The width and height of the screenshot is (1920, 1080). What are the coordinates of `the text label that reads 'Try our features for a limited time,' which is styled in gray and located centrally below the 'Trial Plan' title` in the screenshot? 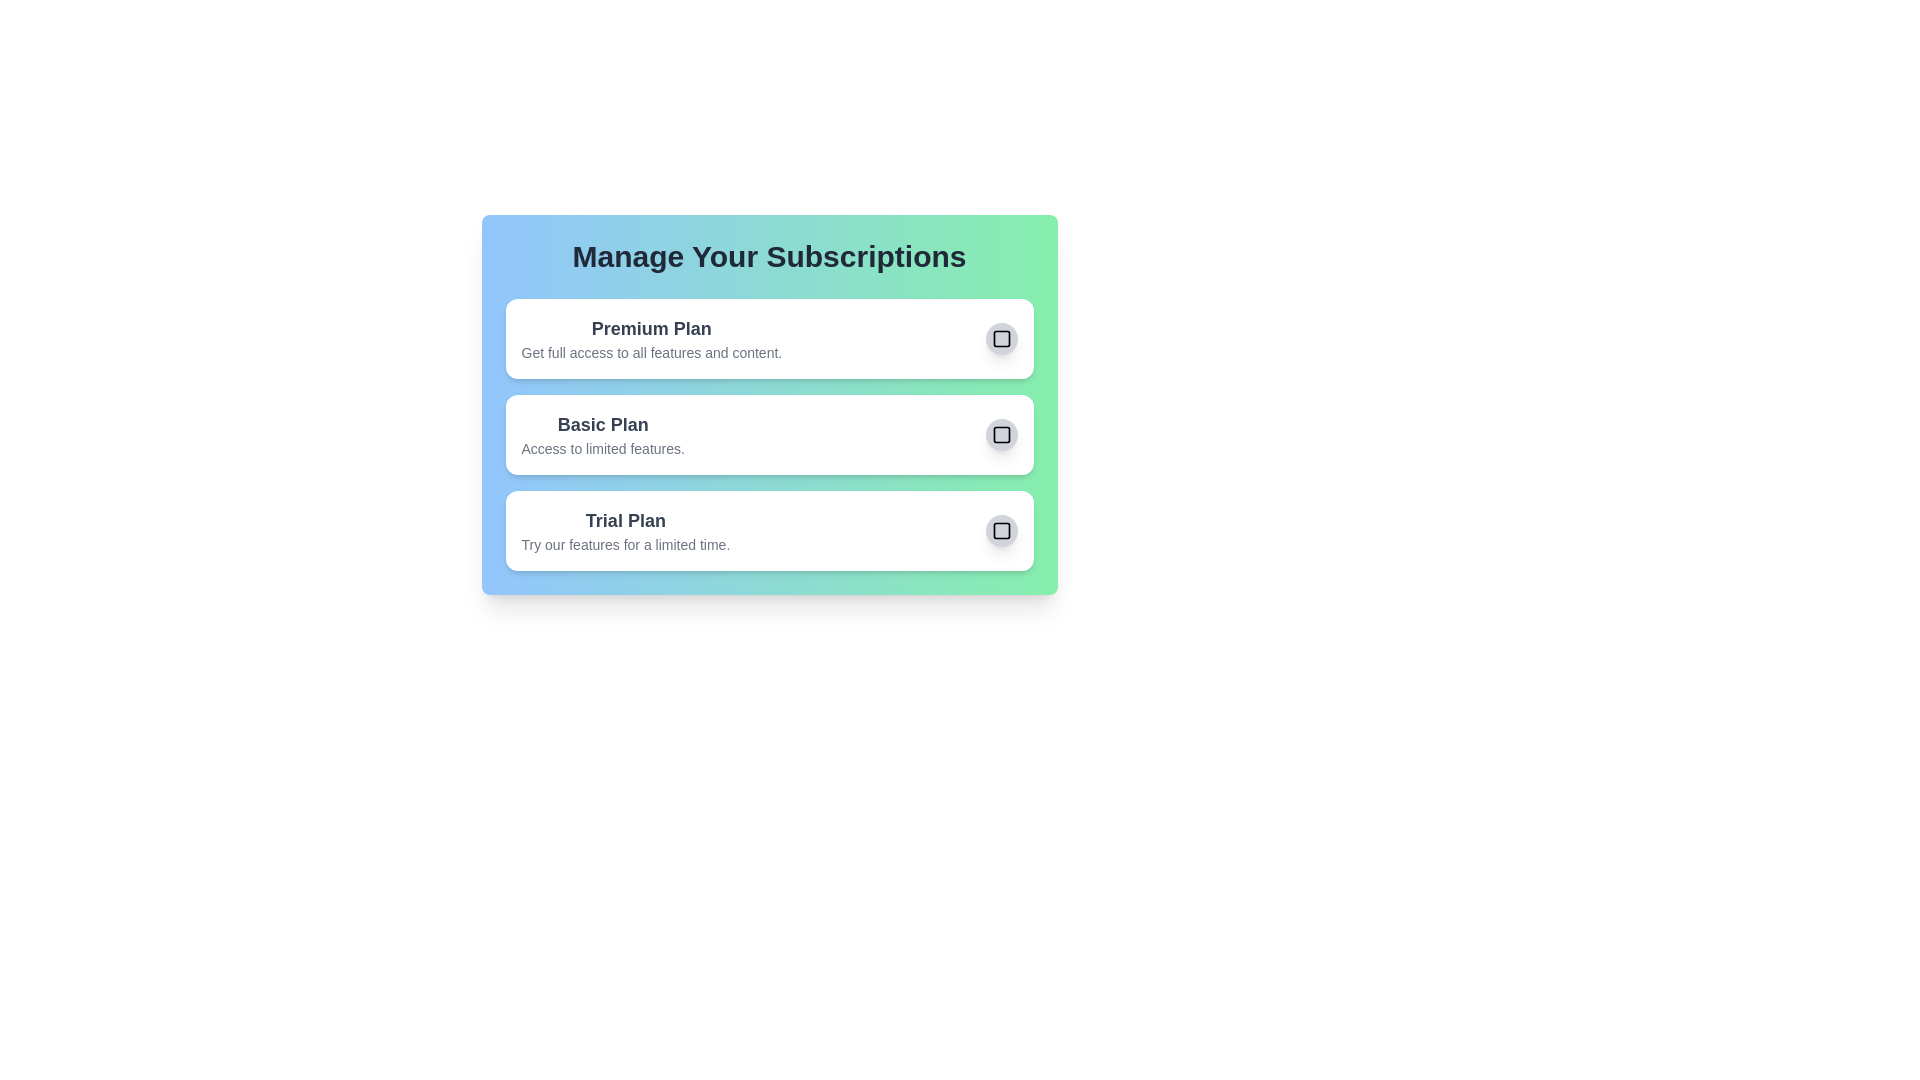 It's located at (624, 544).